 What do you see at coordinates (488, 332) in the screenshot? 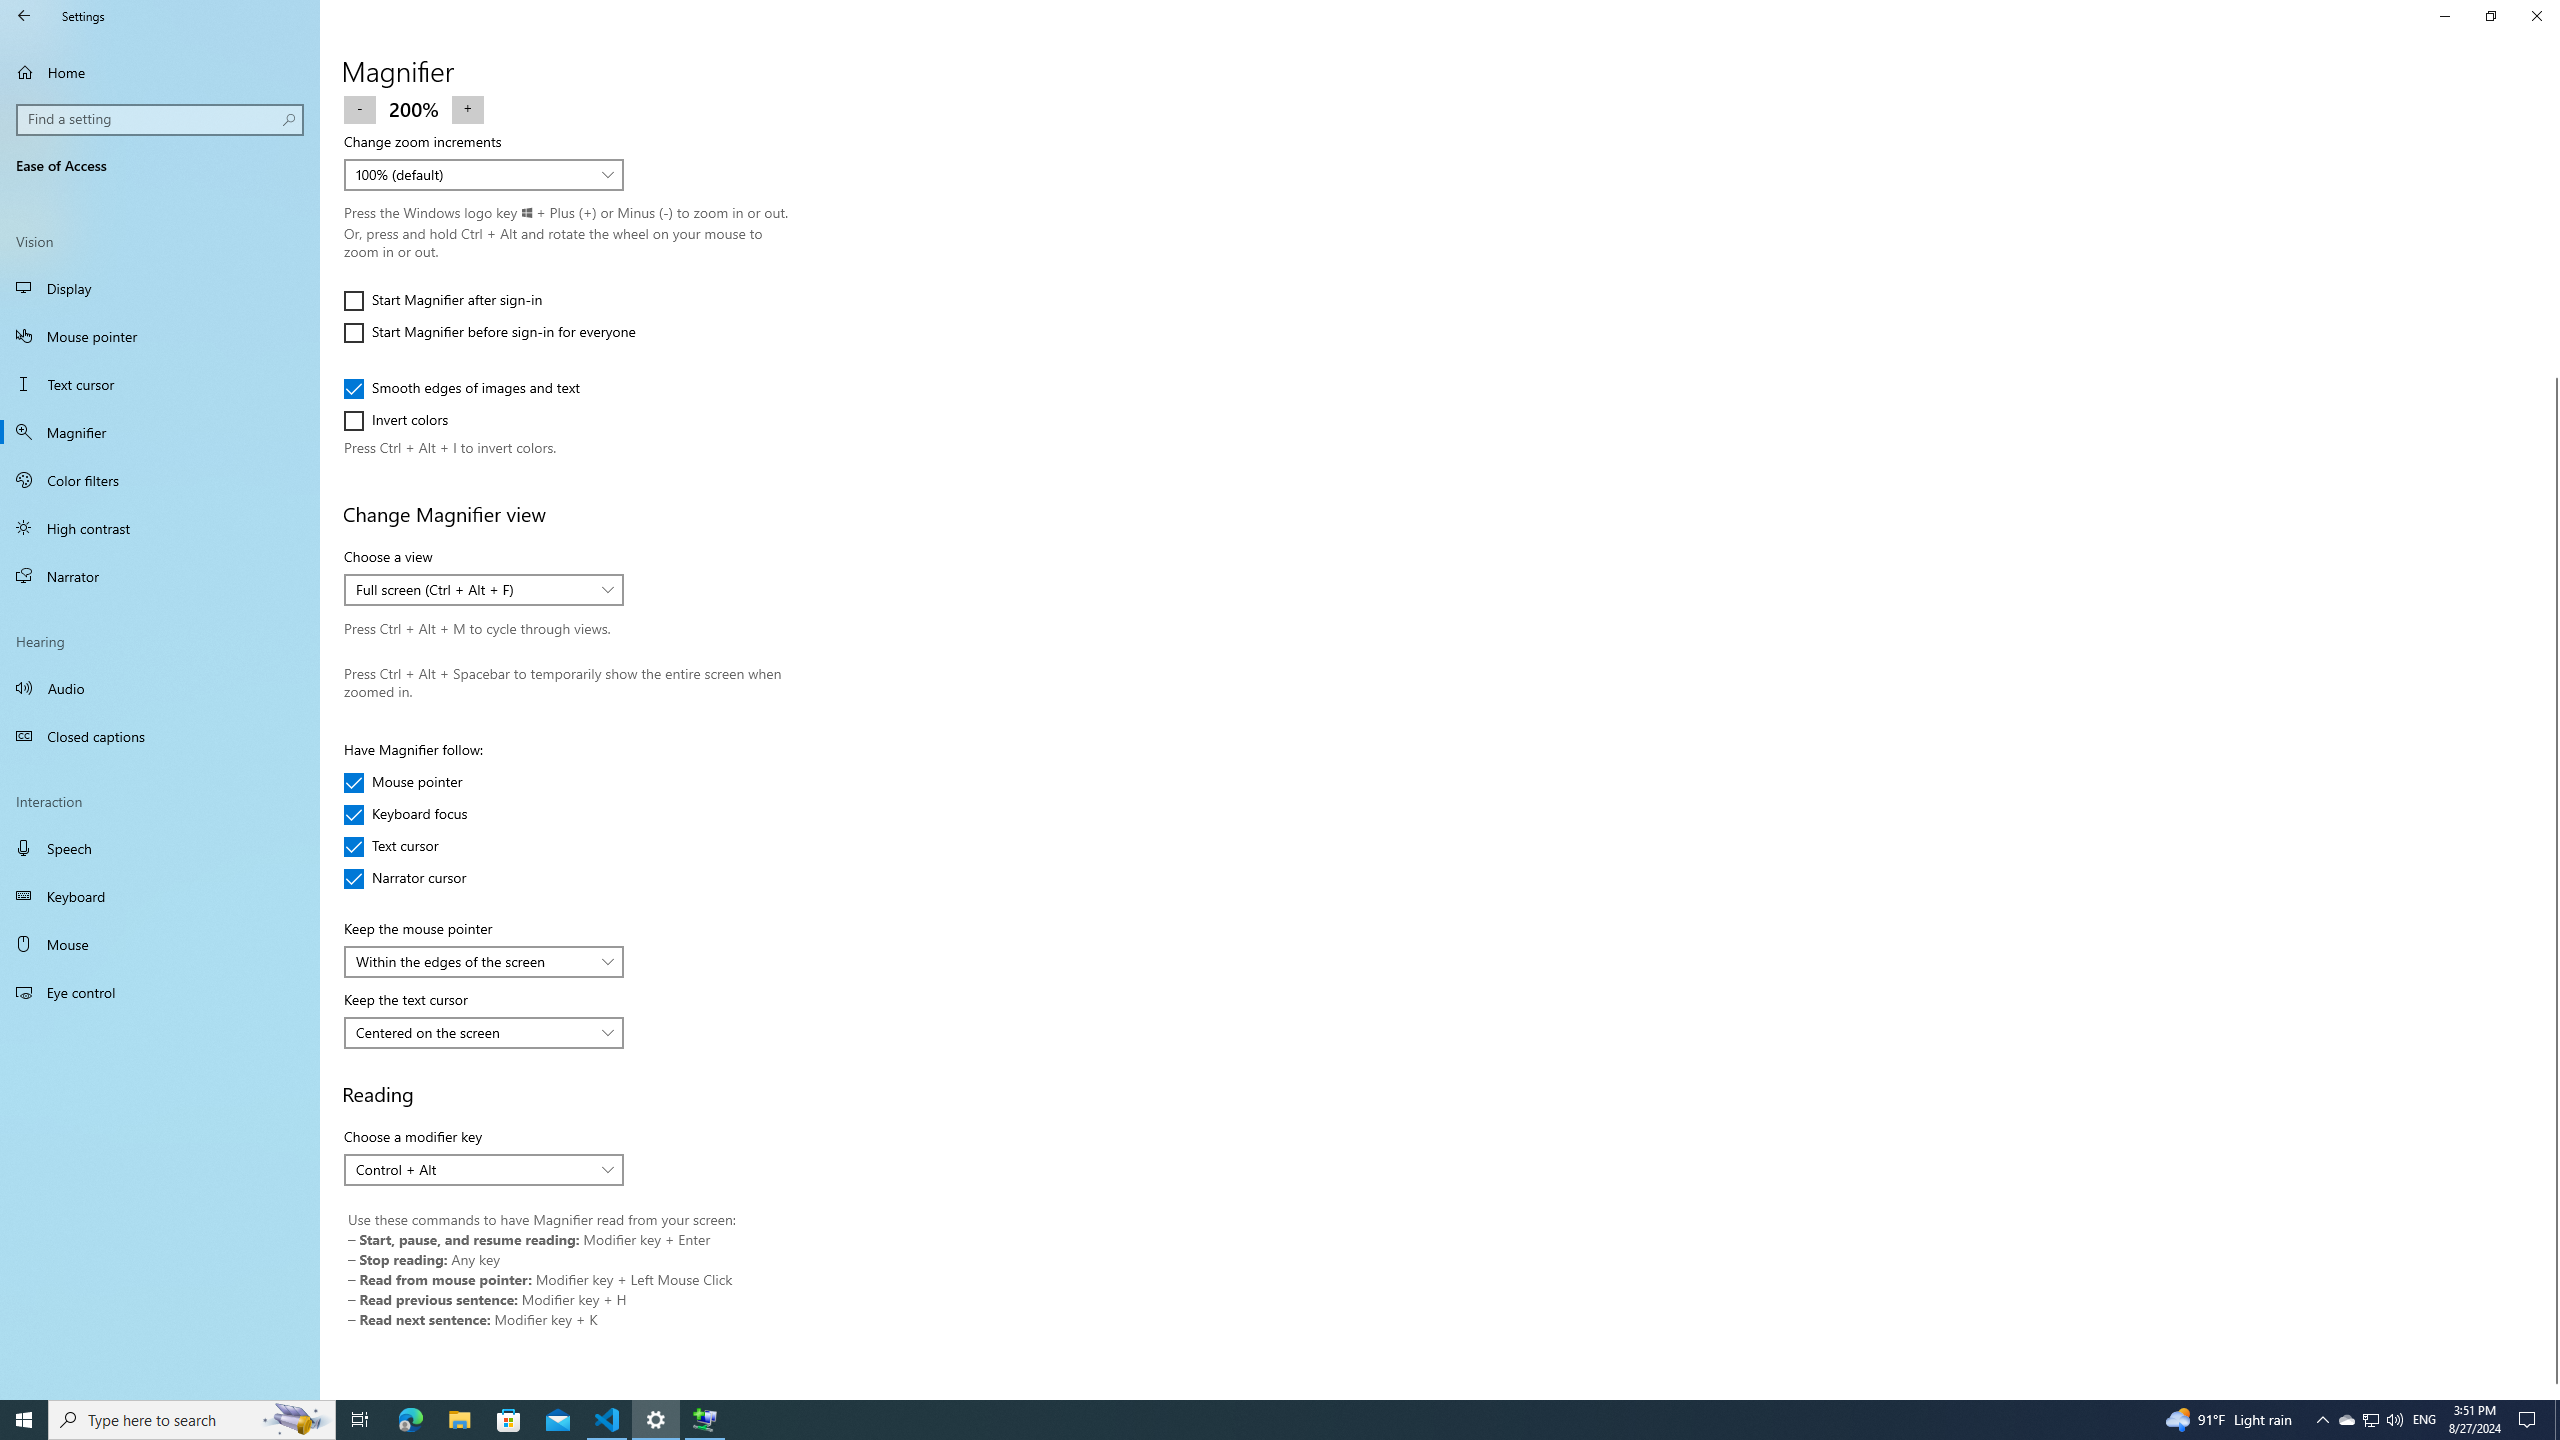
I see `'Start Magnifier before sign-in for everyone'` at bounding box center [488, 332].